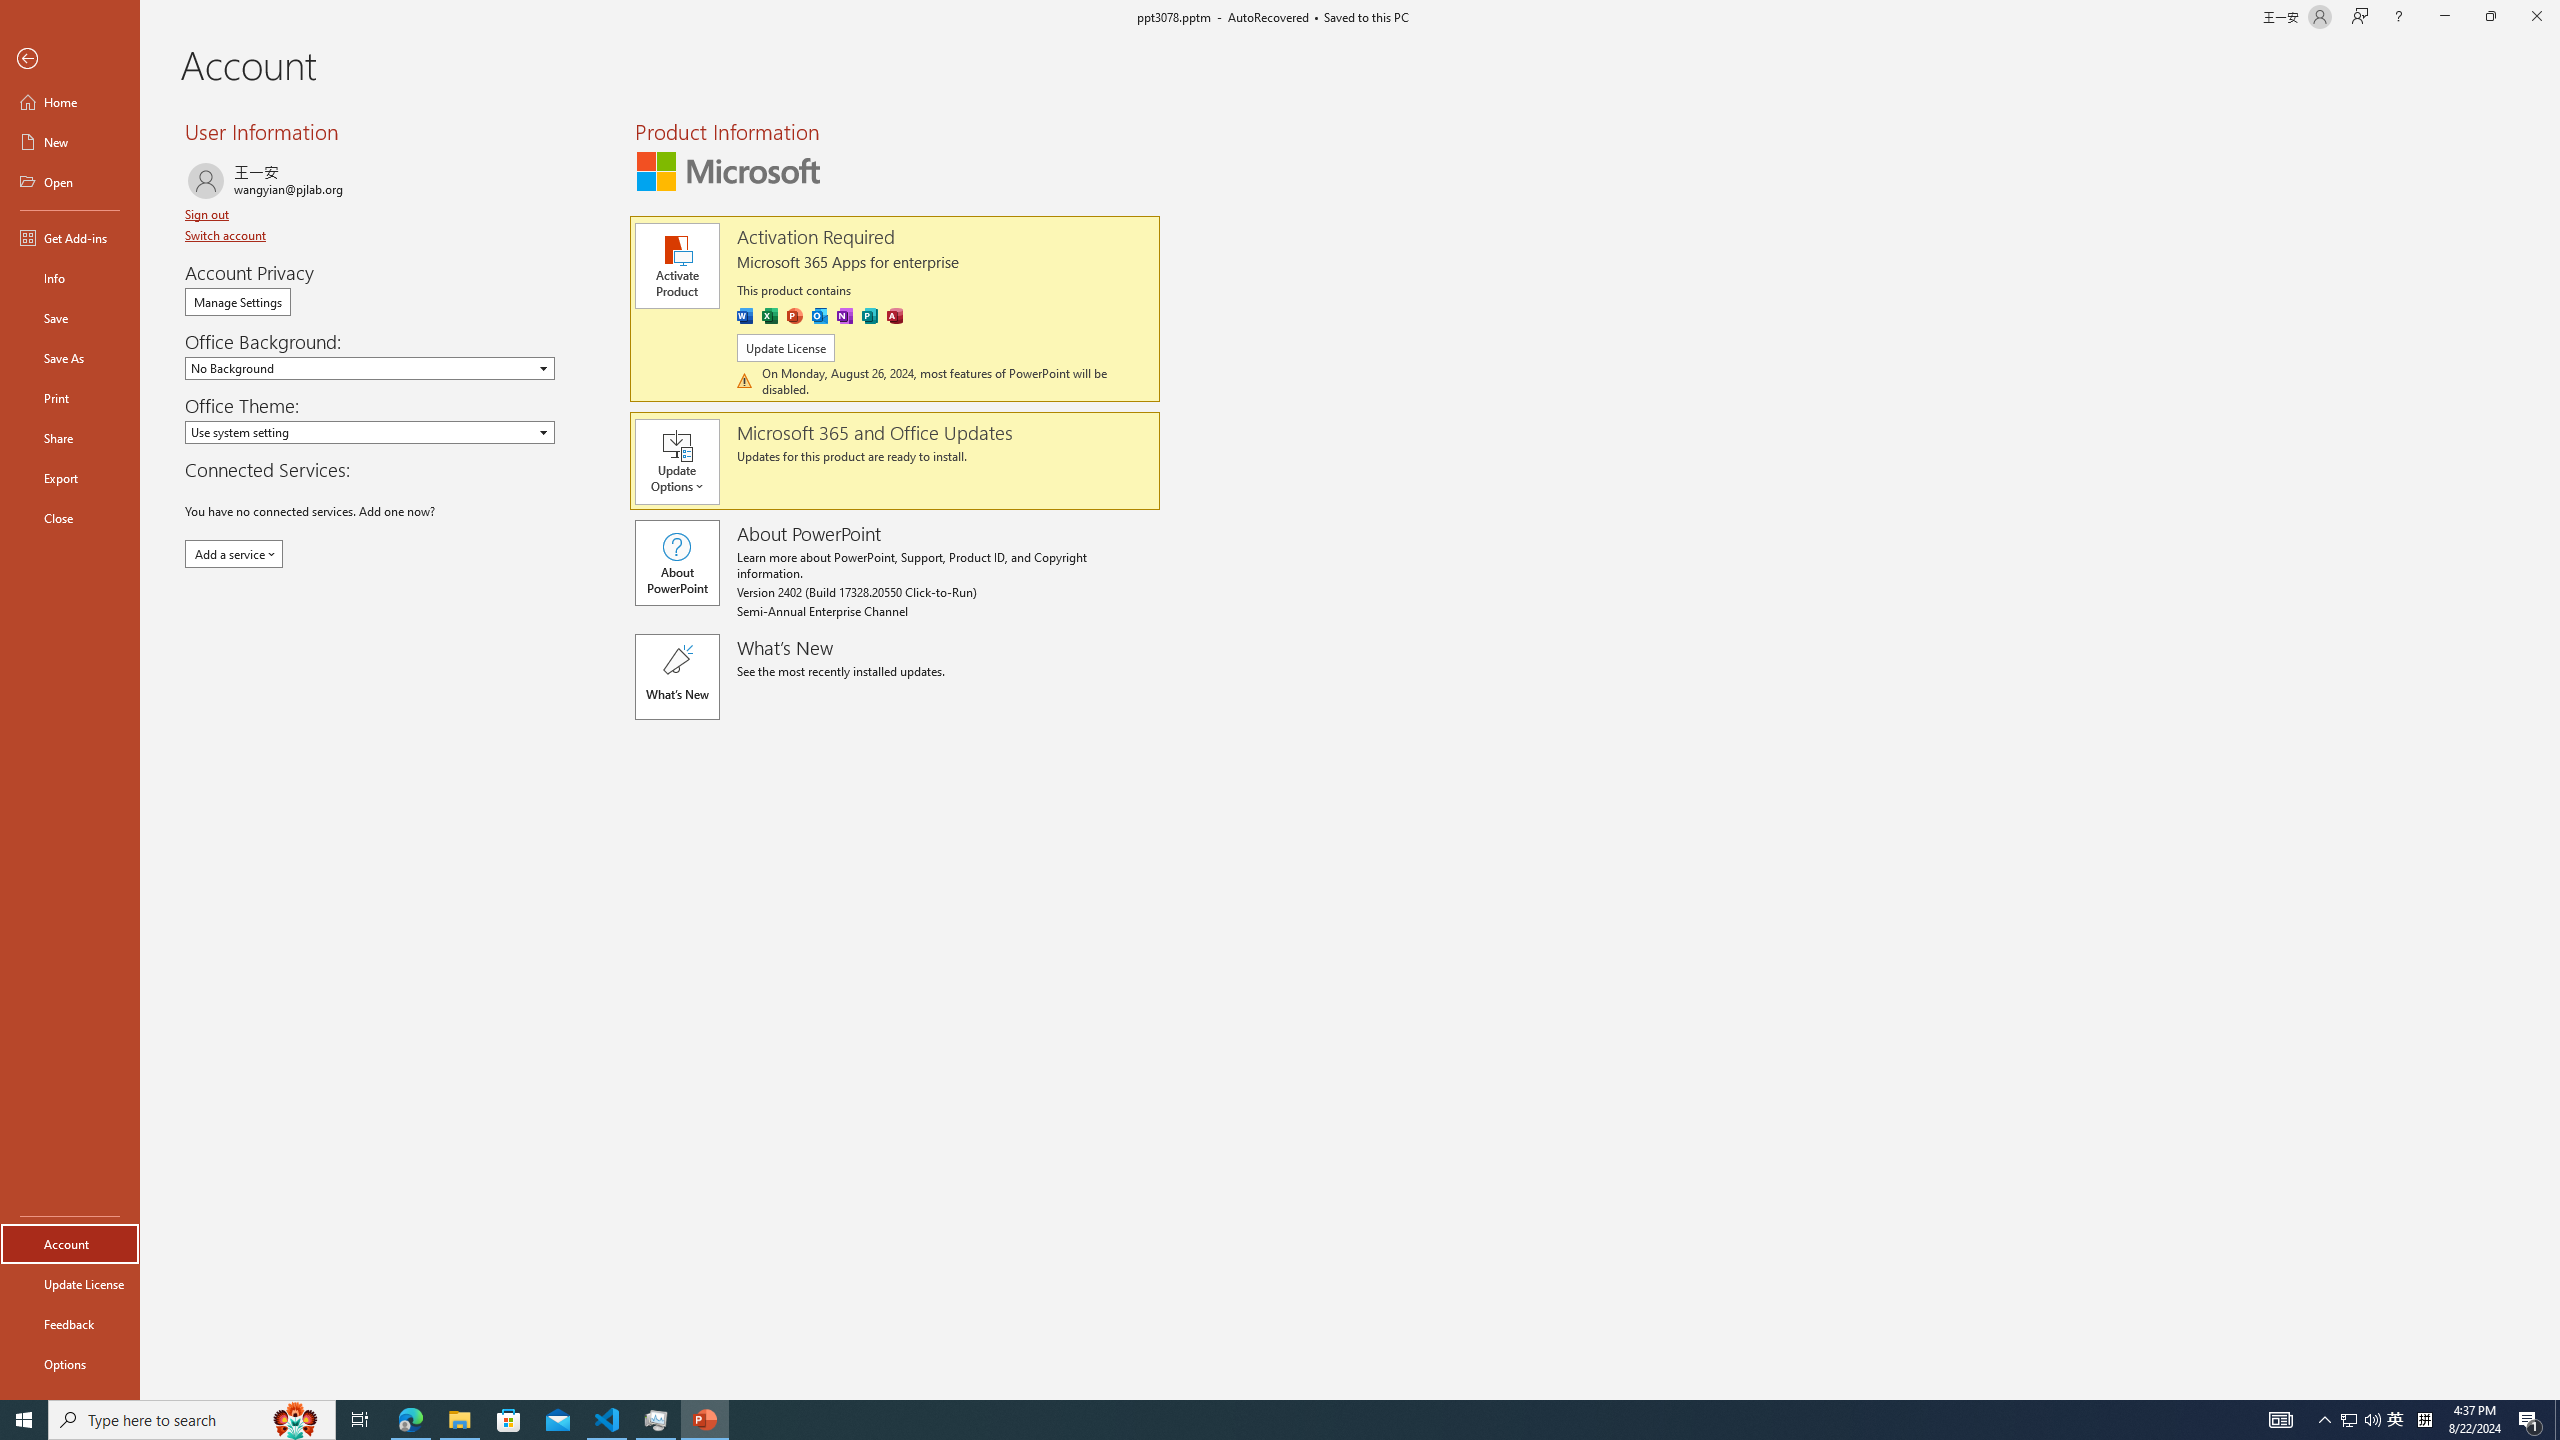  Describe the element at coordinates (872, 180) in the screenshot. I see `'Distributed'` at that location.